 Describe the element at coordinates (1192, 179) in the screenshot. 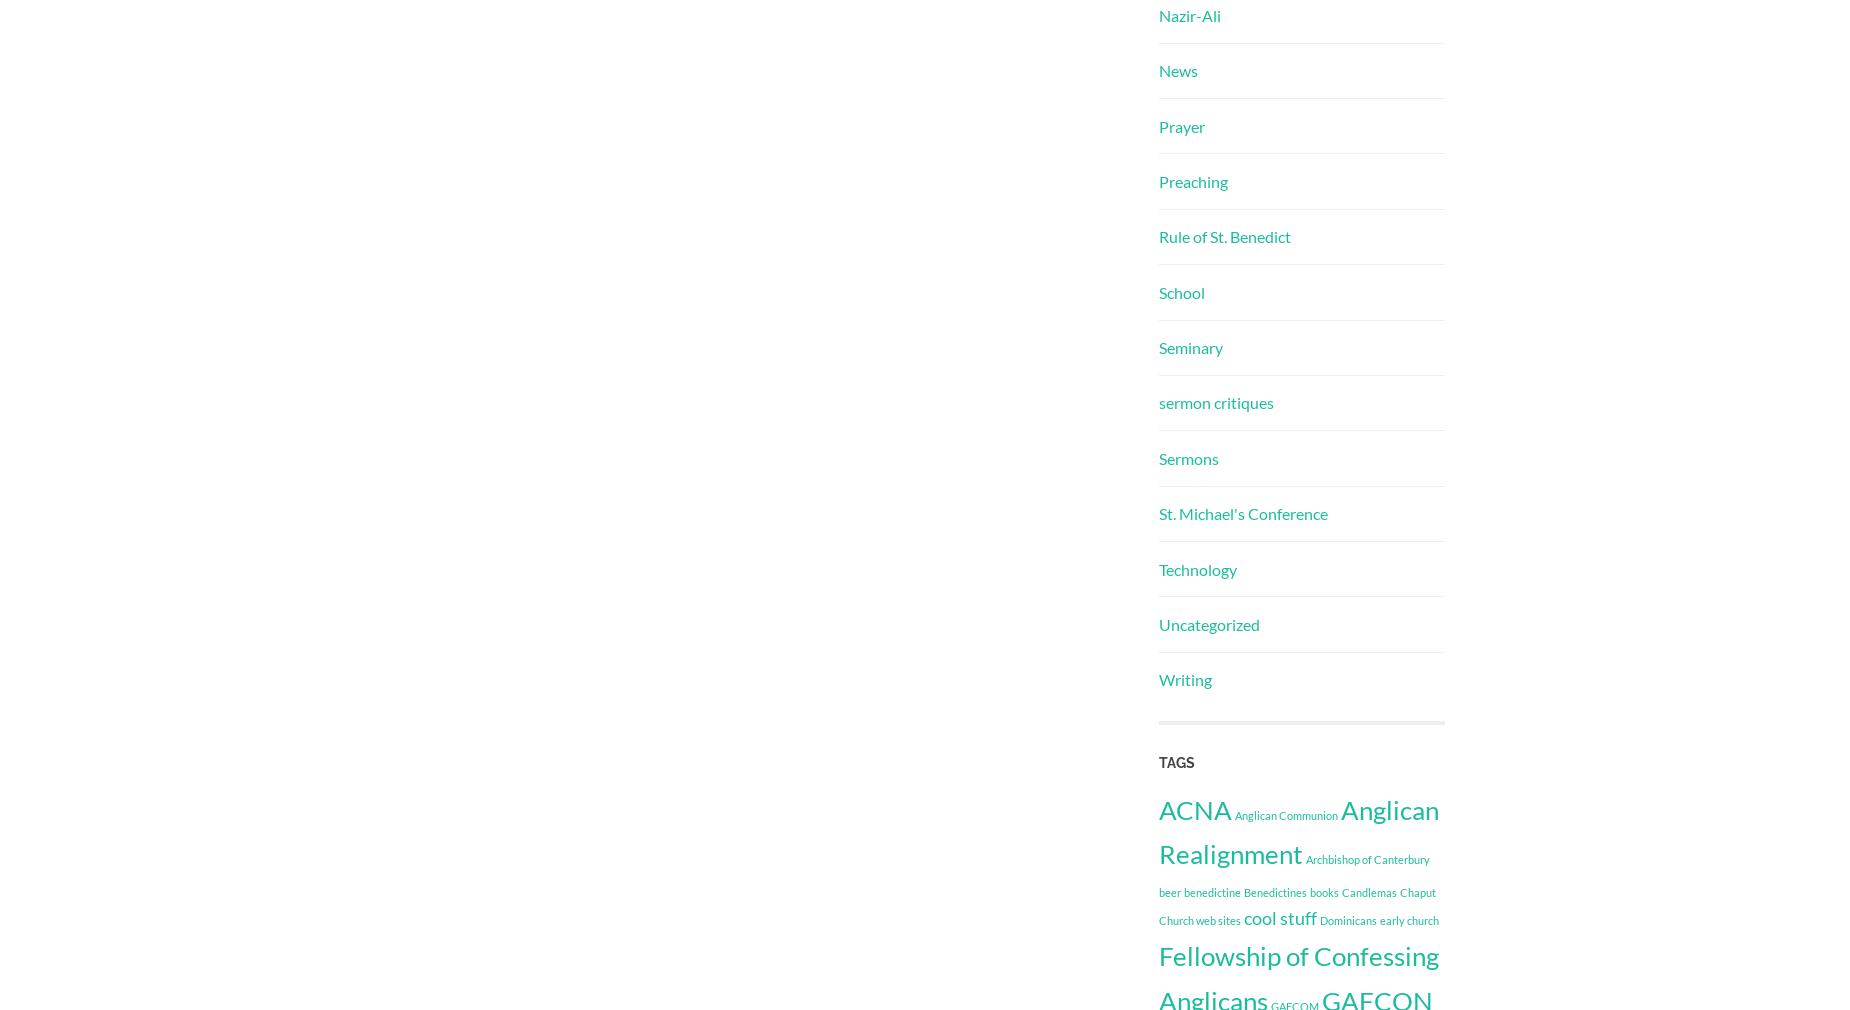

I see `'Preaching'` at that location.